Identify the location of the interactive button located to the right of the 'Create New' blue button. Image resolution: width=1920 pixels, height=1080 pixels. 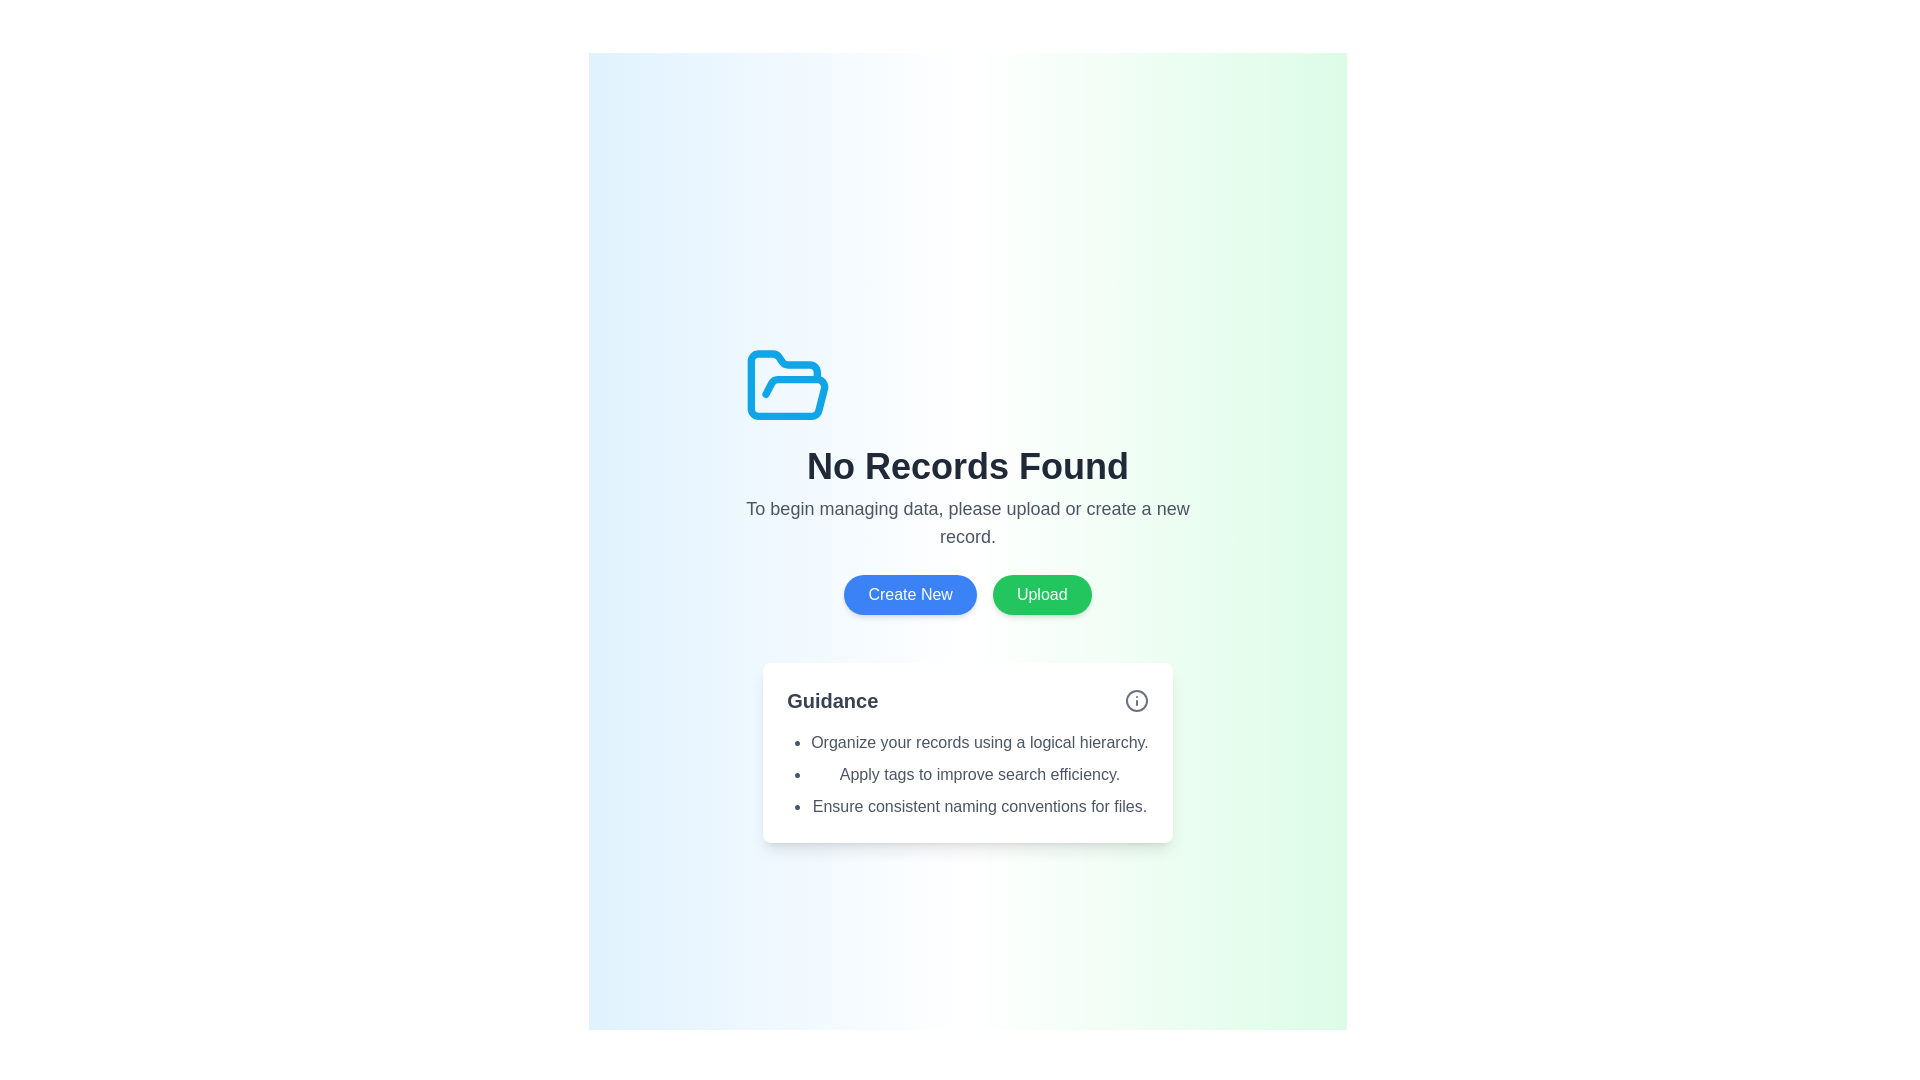
(1041, 593).